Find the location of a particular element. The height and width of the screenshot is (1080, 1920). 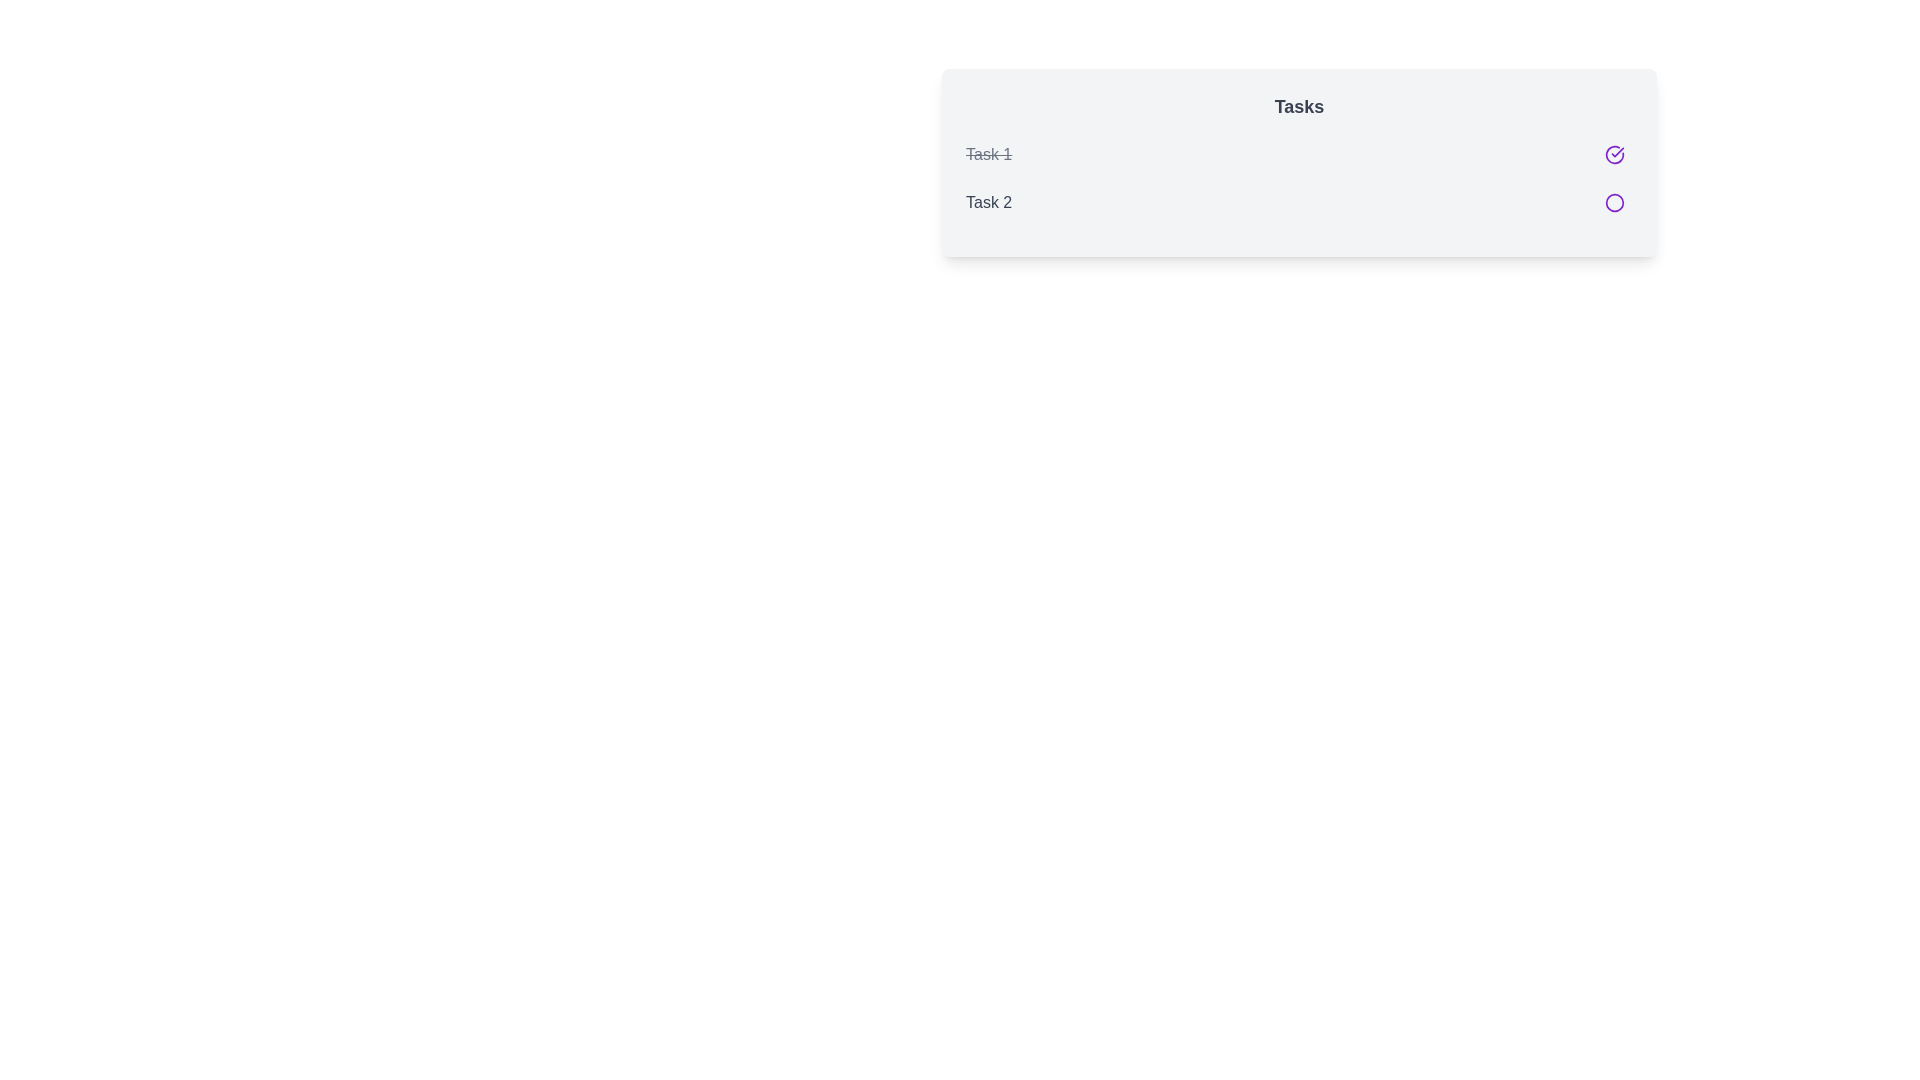

the icon representing an action or status indicator for 'Task 2', located in the second row towards the far right is located at coordinates (1614, 203).